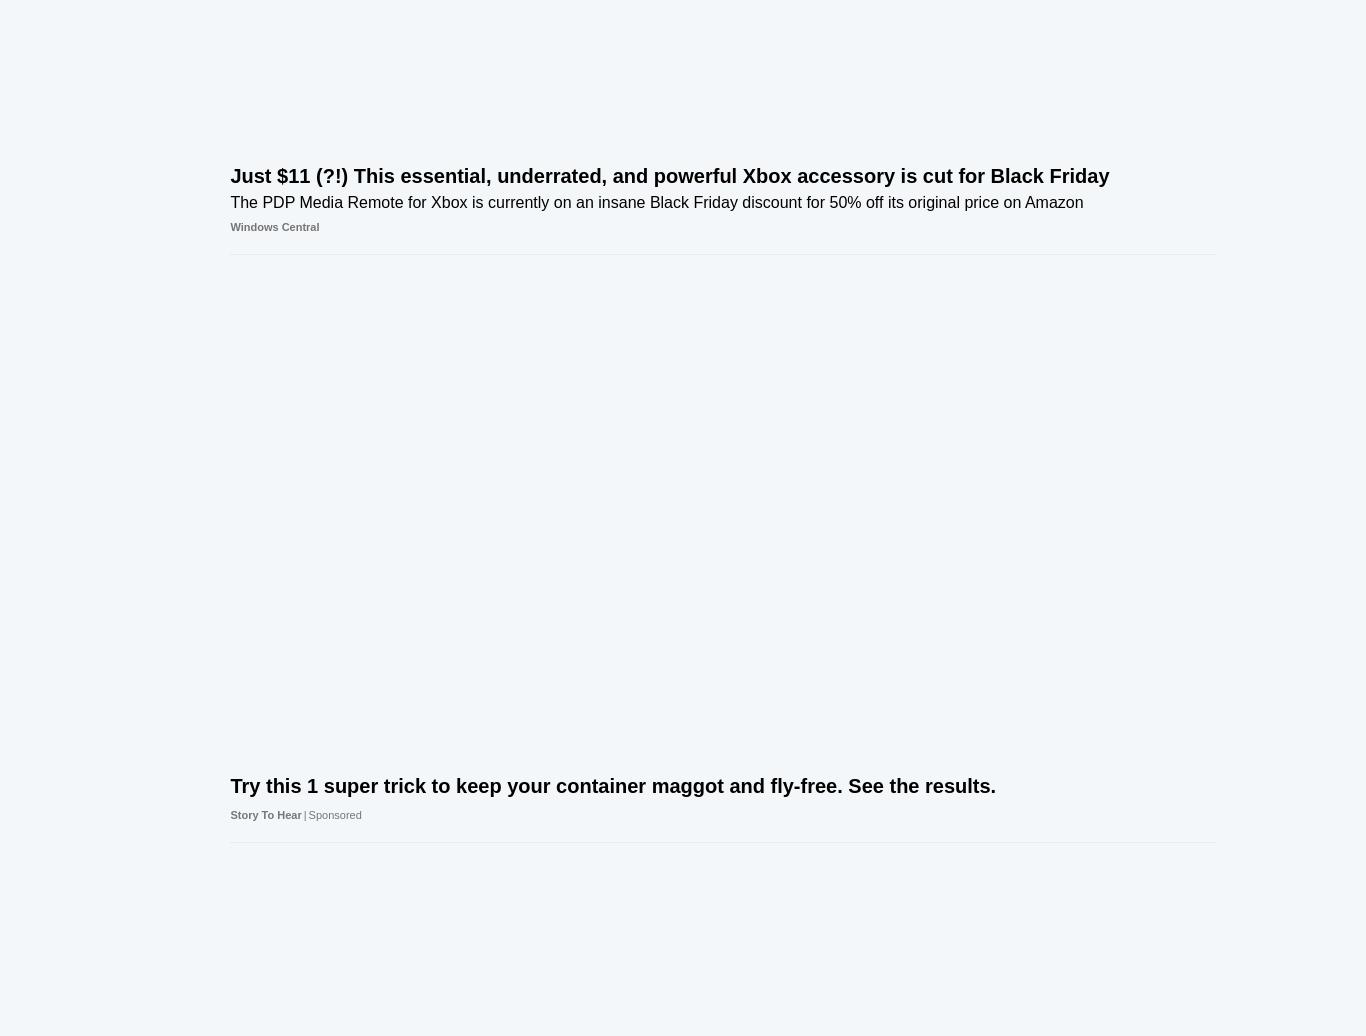  What do you see at coordinates (1081, 76) in the screenshot?
I see `'Replies: 158K'` at bounding box center [1081, 76].